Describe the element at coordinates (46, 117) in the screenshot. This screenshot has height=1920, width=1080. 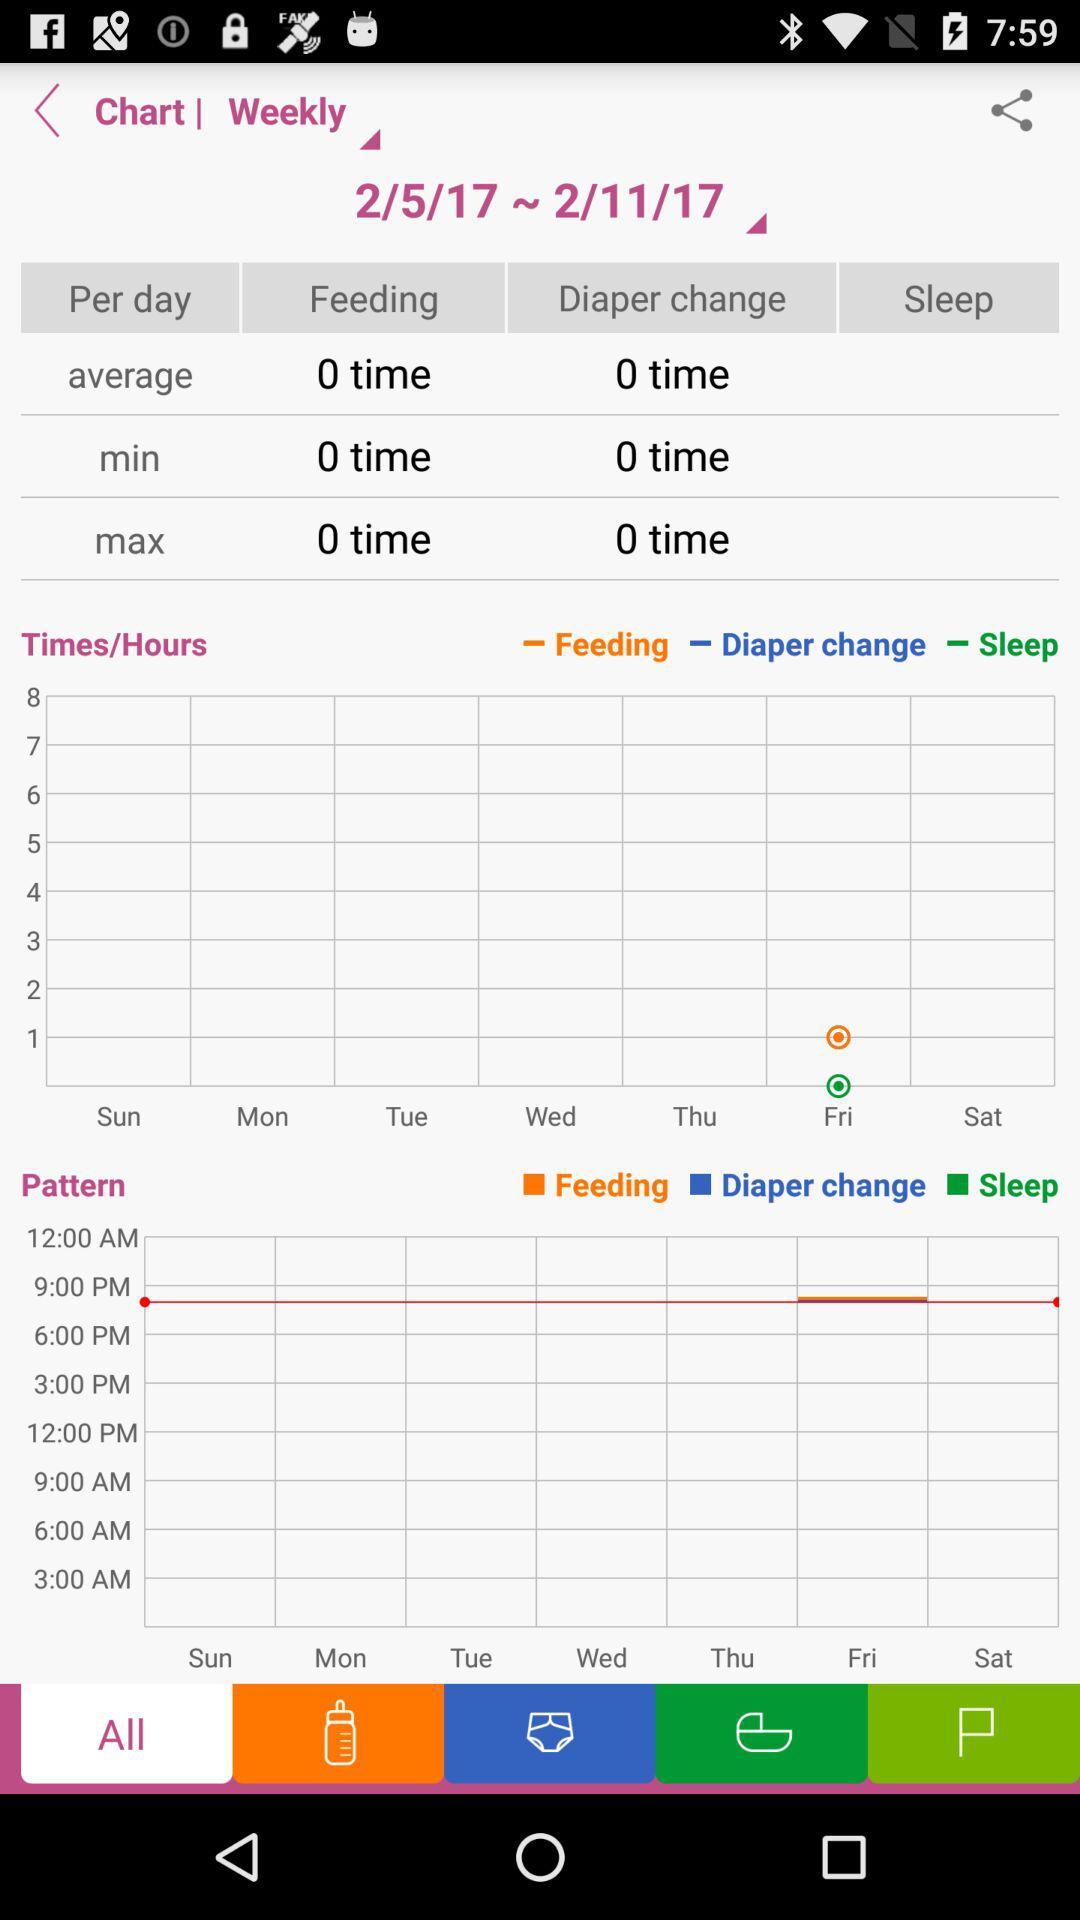
I see `the arrow_backward icon` at that location.